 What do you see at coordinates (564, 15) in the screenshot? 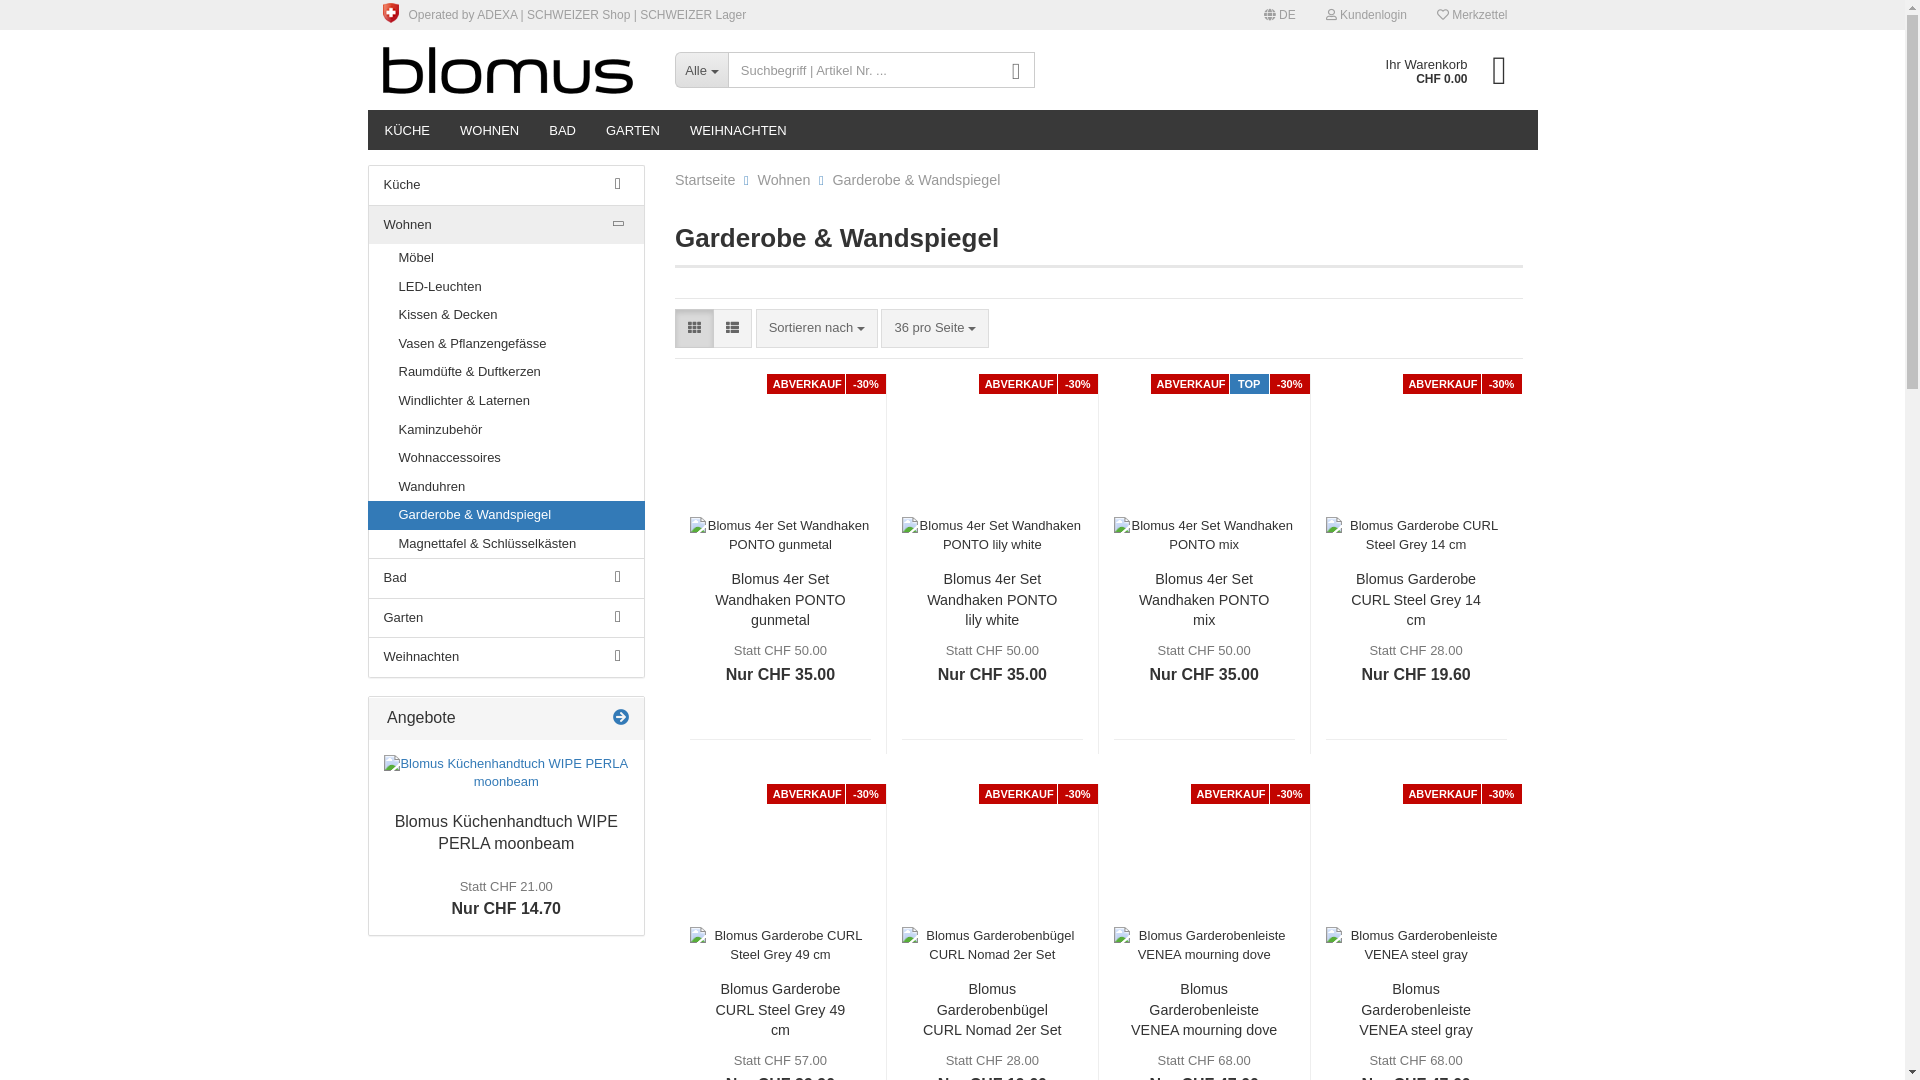
I see `'Operated by ADEXA | SCHWEIZER Shop | SCHWEIZER Lager'` at bounding box center [564, 15].